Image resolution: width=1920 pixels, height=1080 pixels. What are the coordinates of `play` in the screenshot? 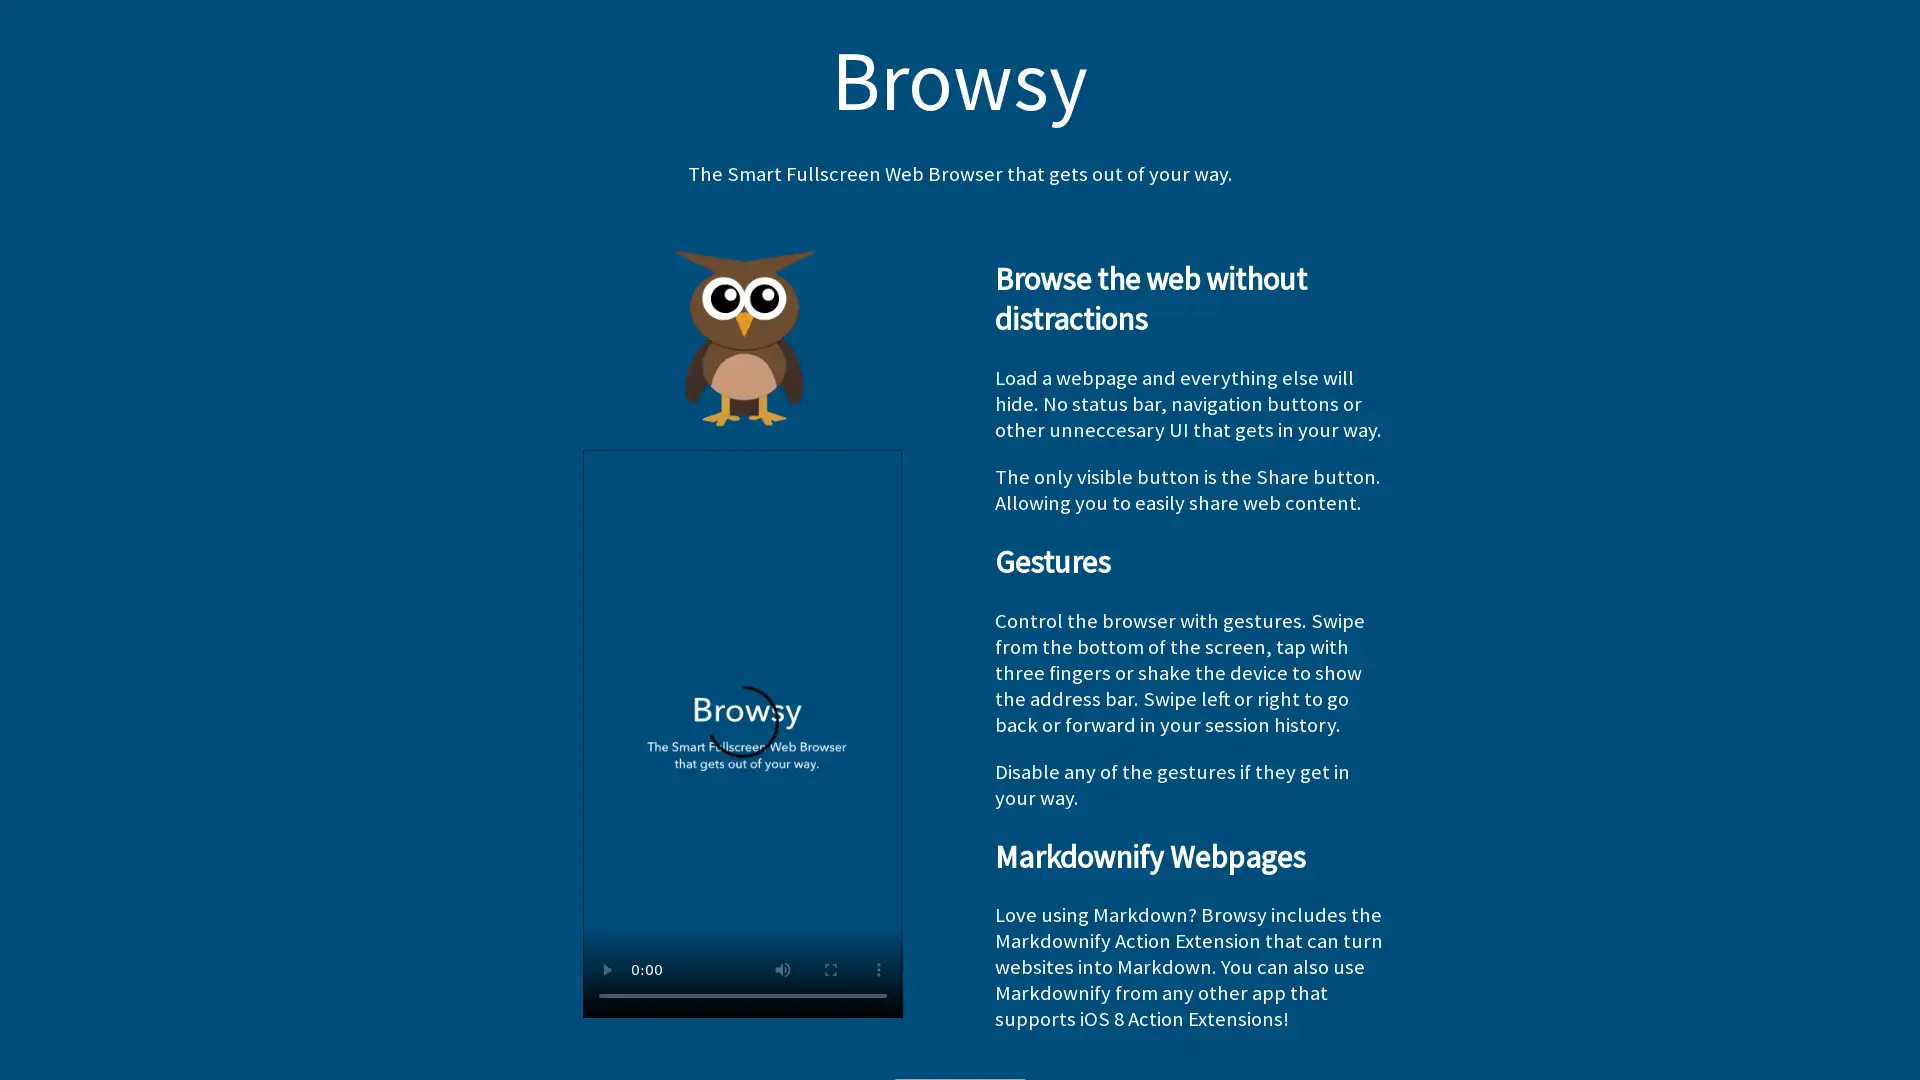 It's located at (604, 967).